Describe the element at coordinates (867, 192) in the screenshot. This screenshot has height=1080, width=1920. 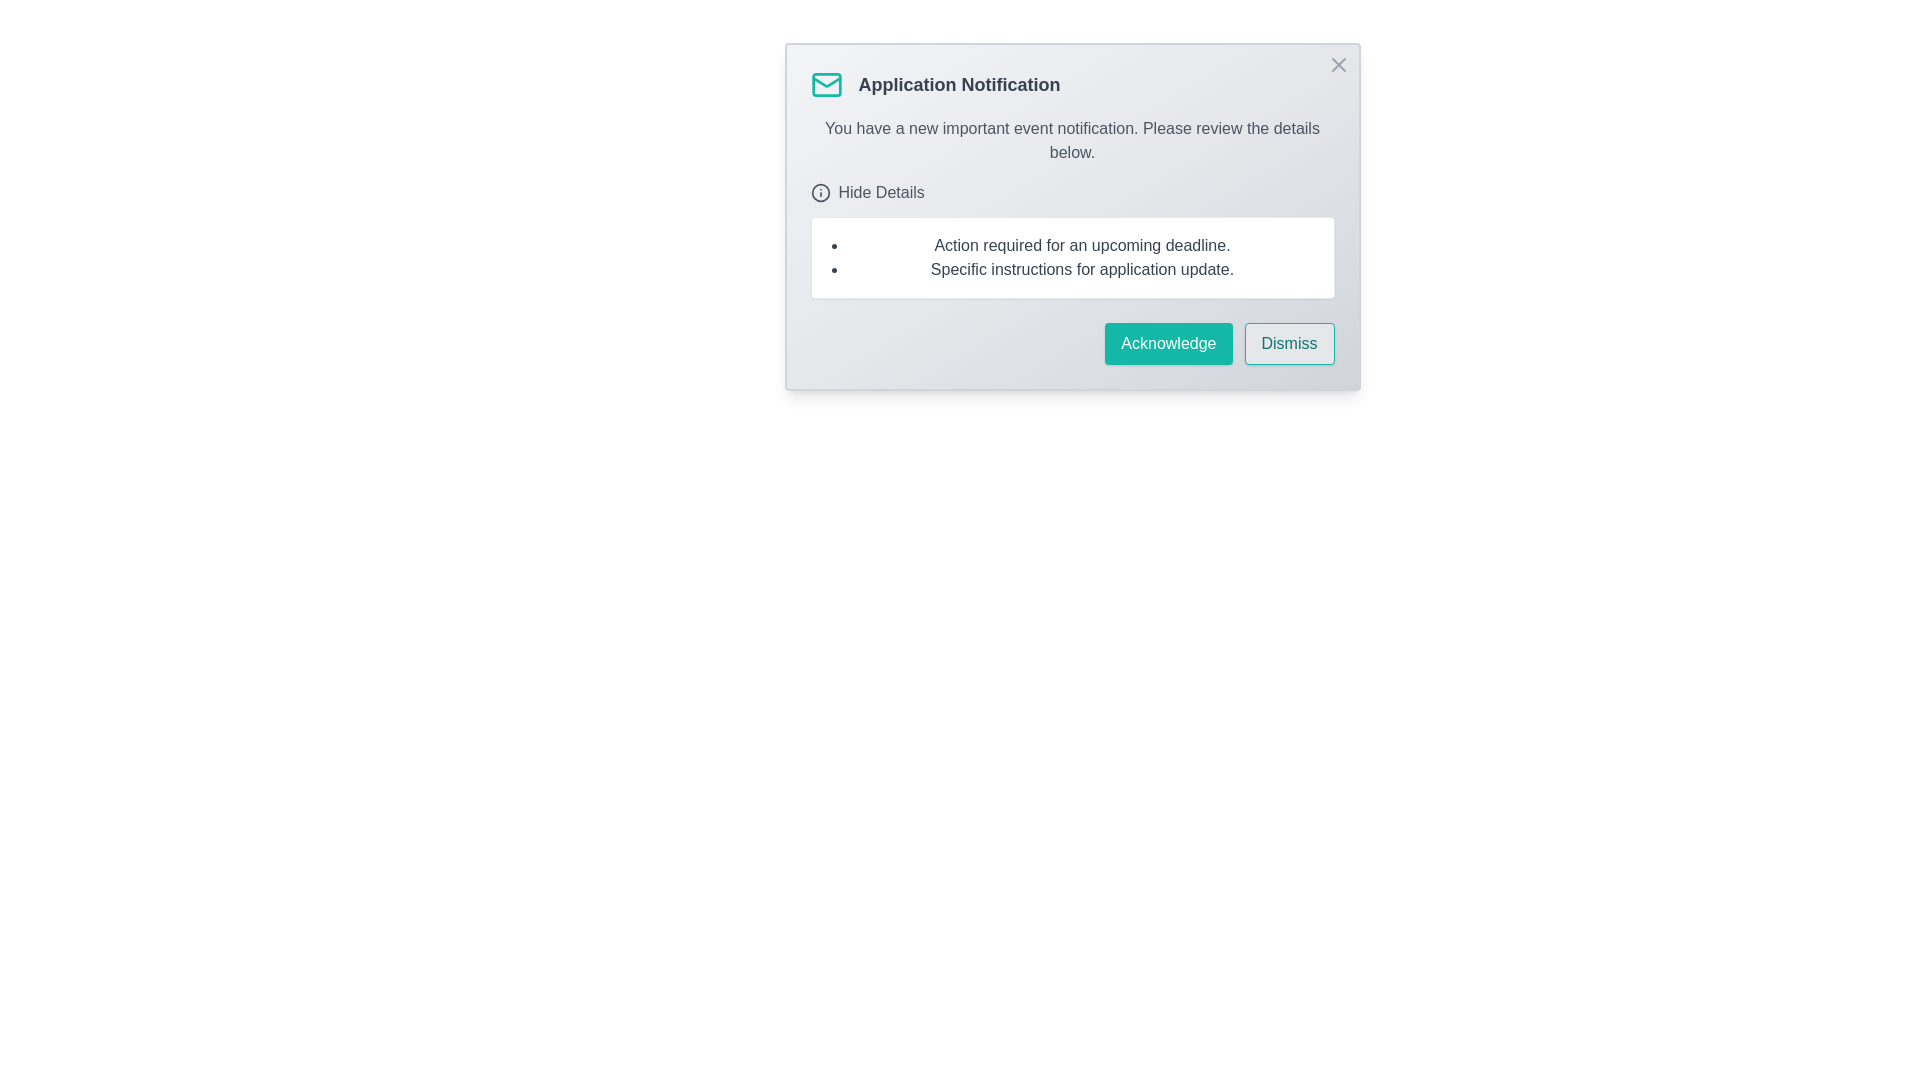
I see `'Hide Details' link to toggle the details section` at that location.